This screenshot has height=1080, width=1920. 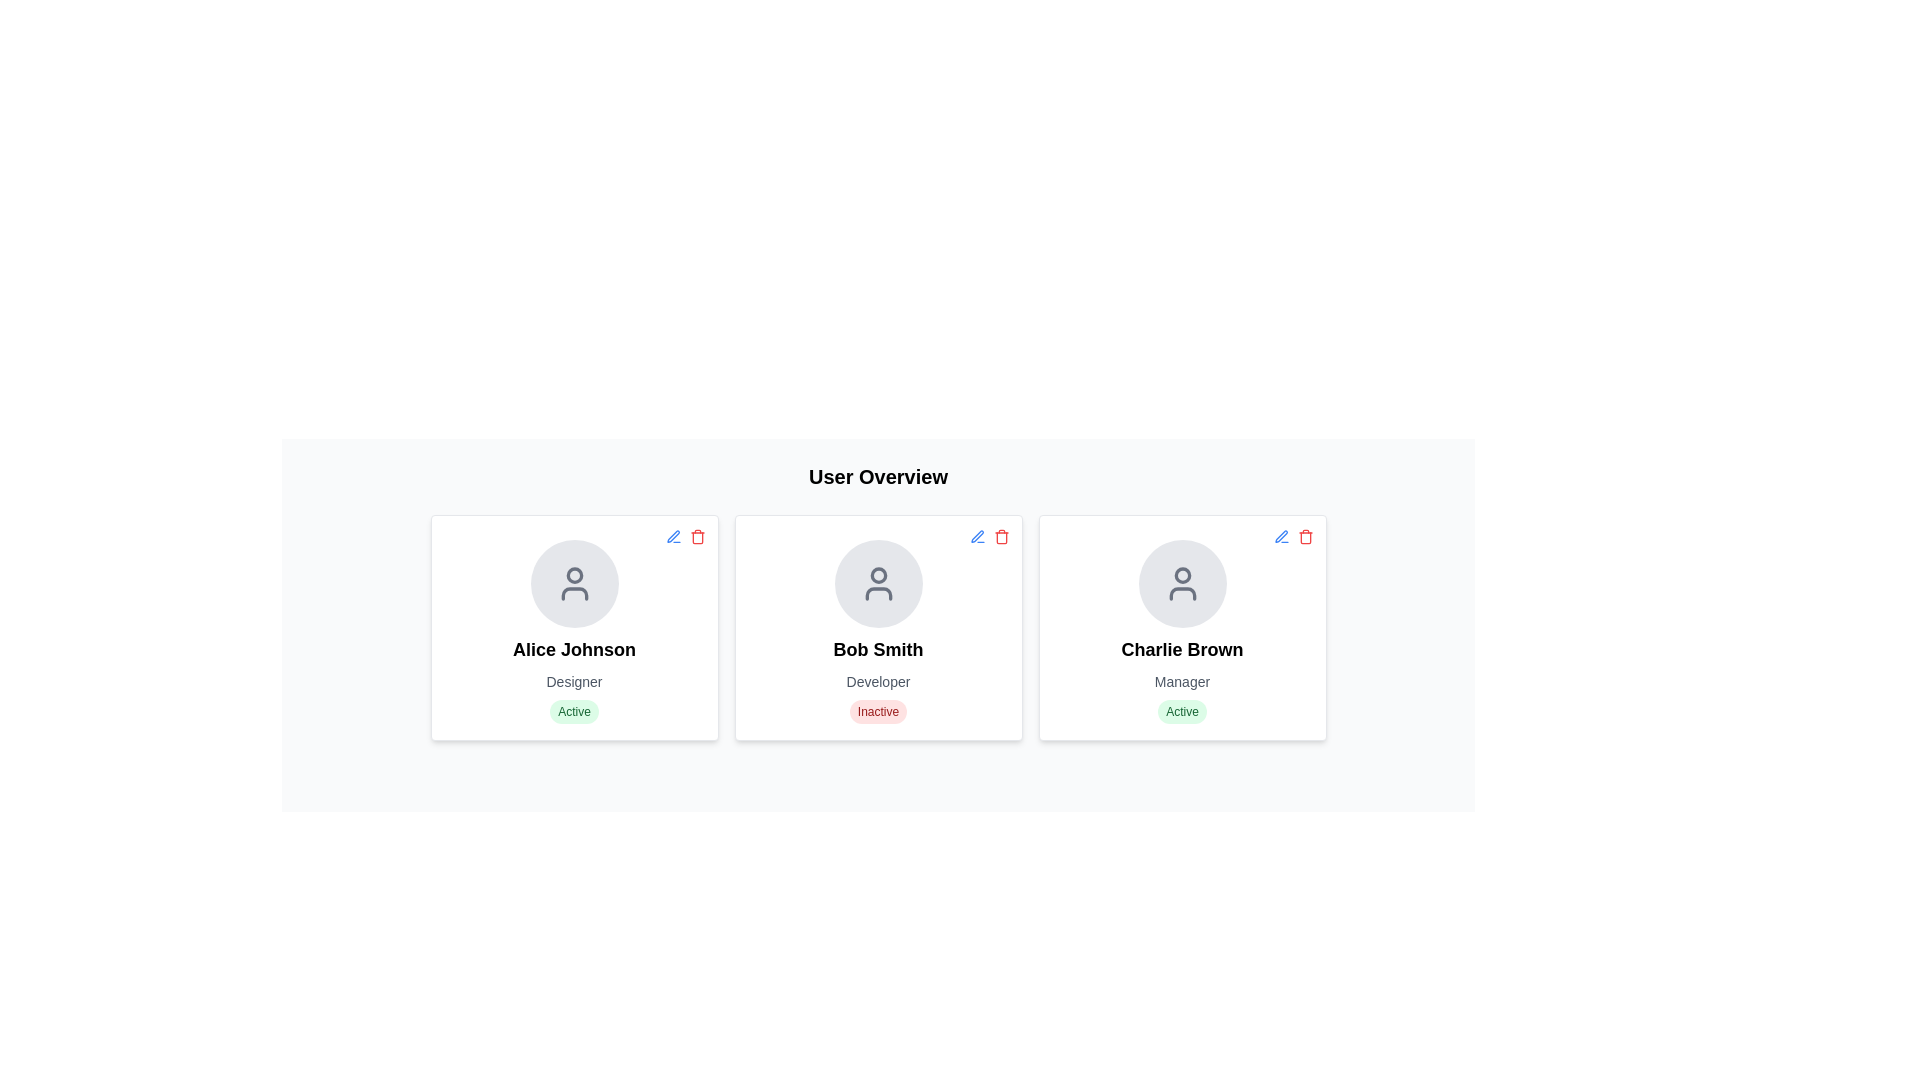 I want to click on the circular icon with a gray background and a user avatar outline located at the top of the card titled 'Bob Smith', so click(x=878, y=583).